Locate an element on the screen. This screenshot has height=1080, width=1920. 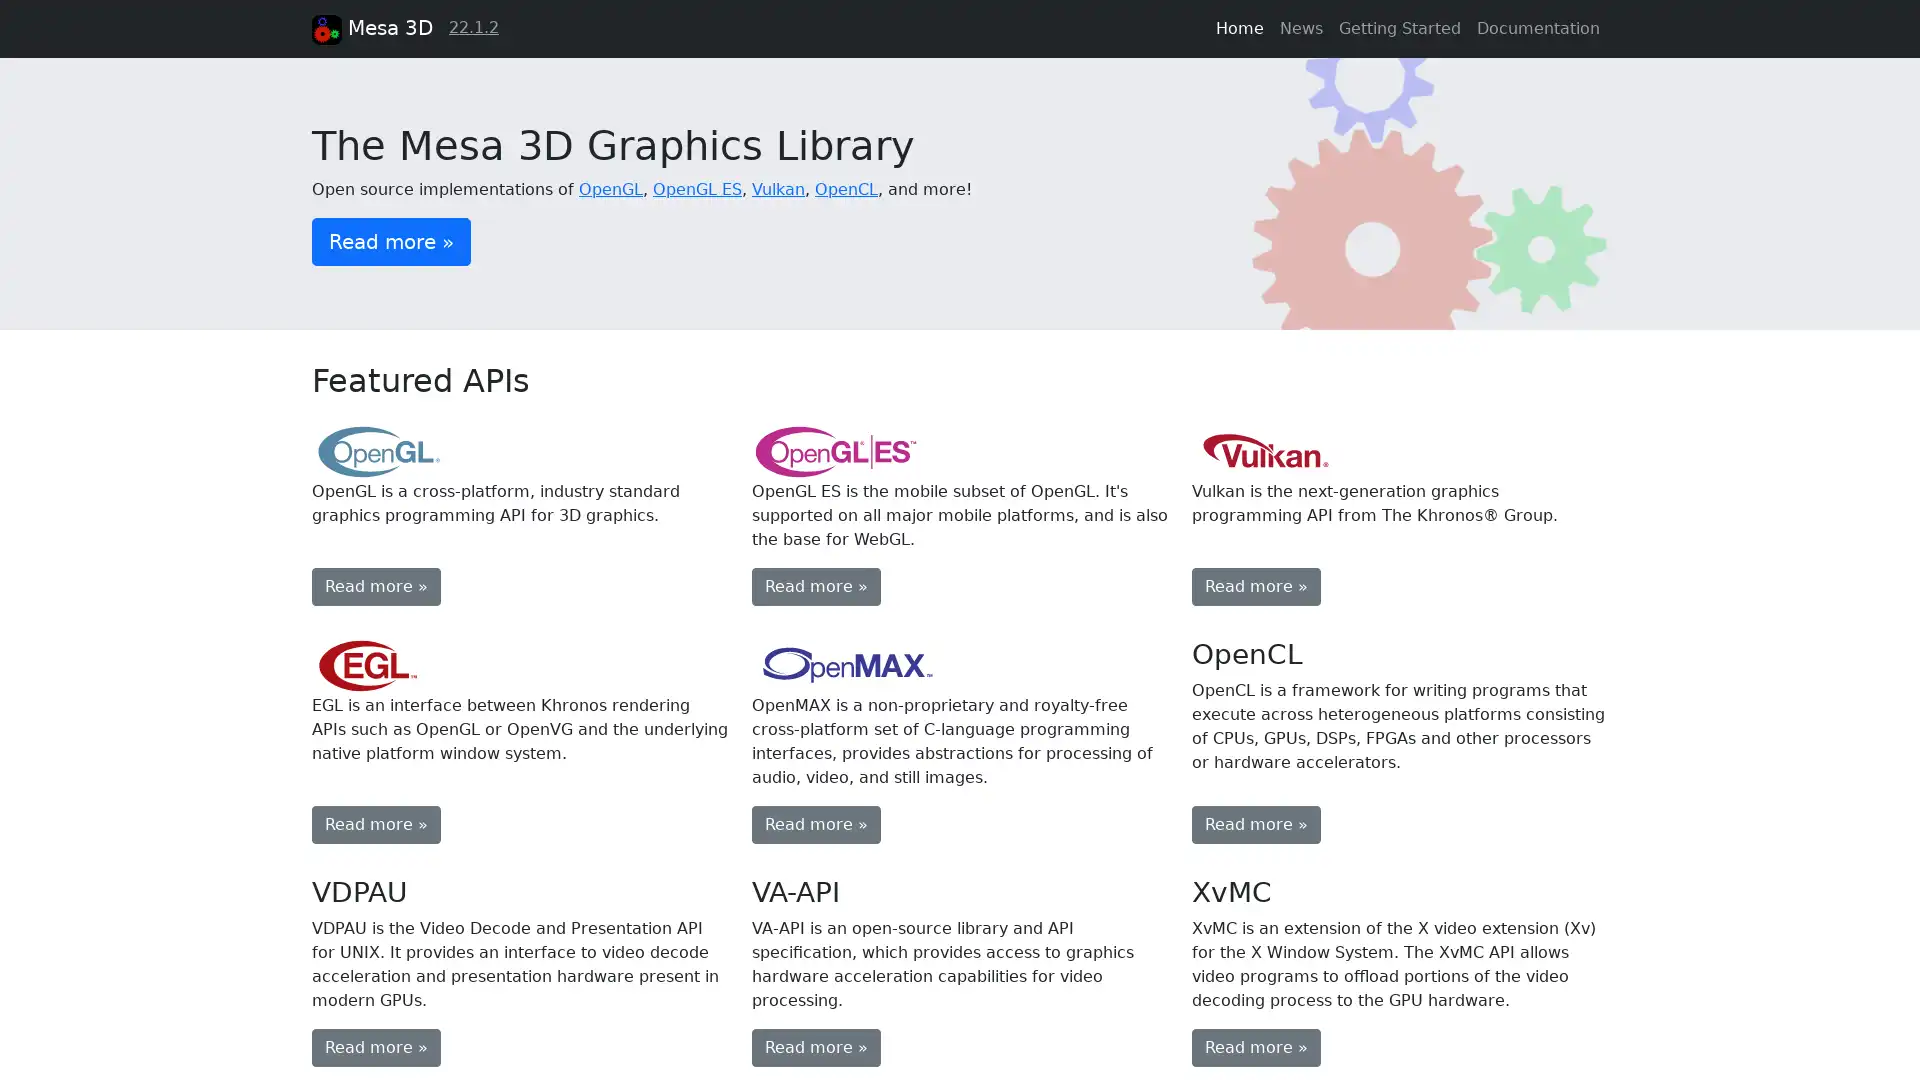
Read more is located at coordinates (376, 1047).